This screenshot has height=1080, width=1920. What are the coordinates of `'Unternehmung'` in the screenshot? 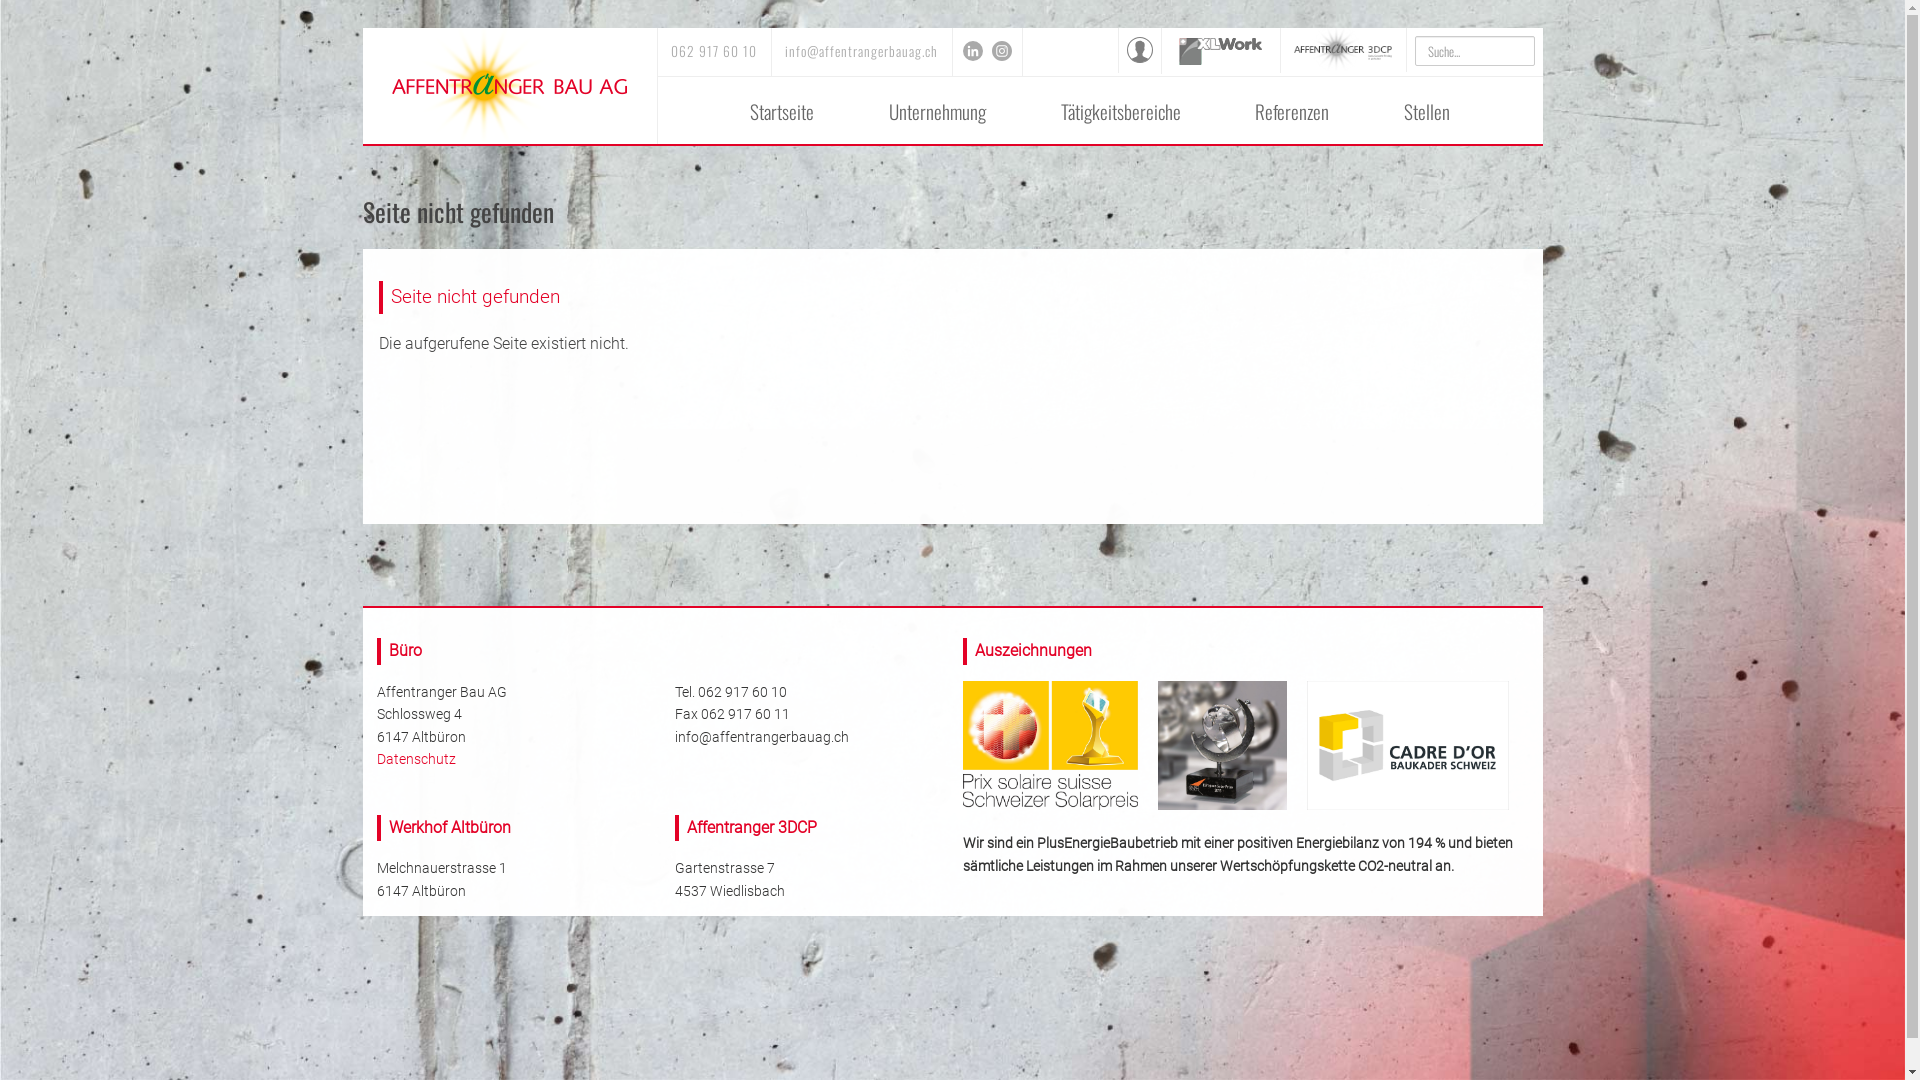 It's located at (935, 111).